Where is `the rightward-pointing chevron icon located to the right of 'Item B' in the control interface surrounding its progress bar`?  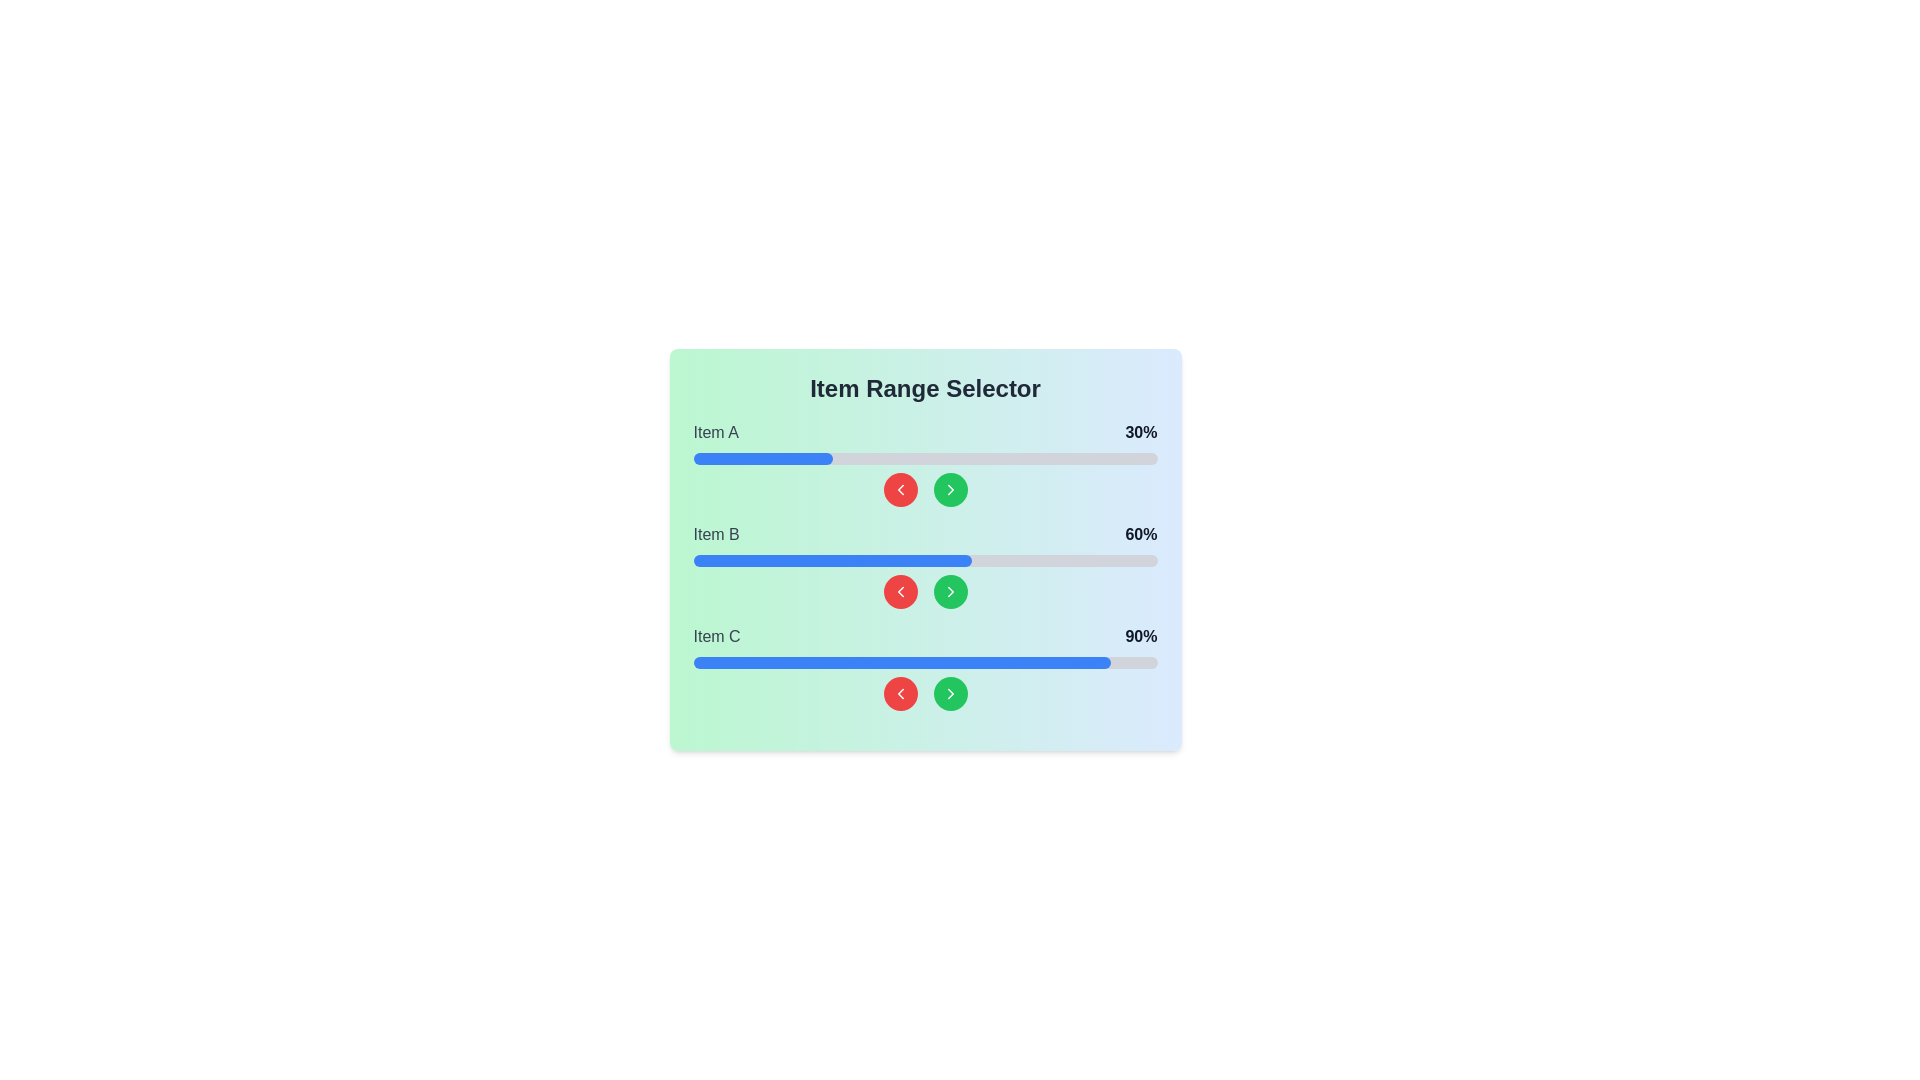
the rightward-pointing chevron icon located to the right of 'Item B' in the control interface surrounding its progress bar is located at coordinates (949, 489).